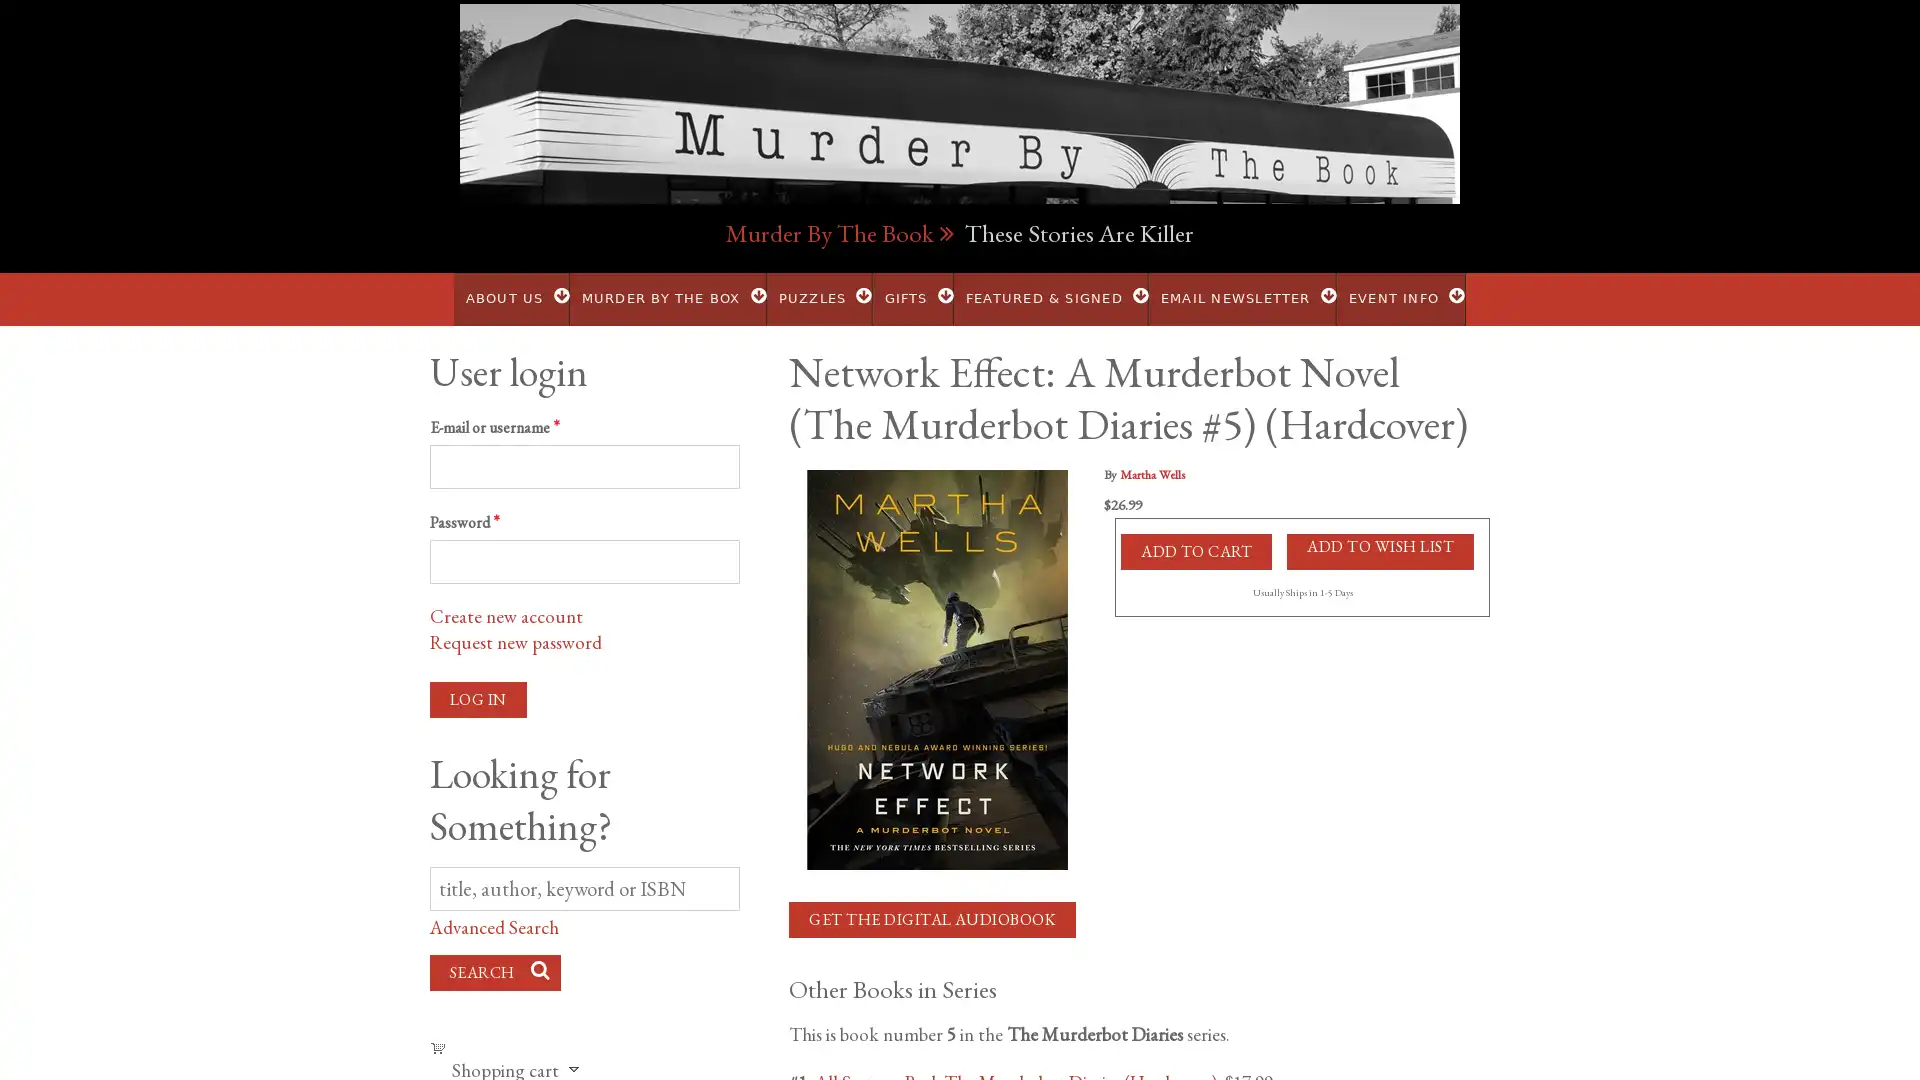 The height and width of the screenshot is (1080, 1920). Describe the element at coordinates (931, 959) in the screenshot. I see `Get the Digital Audiobook` at that location.